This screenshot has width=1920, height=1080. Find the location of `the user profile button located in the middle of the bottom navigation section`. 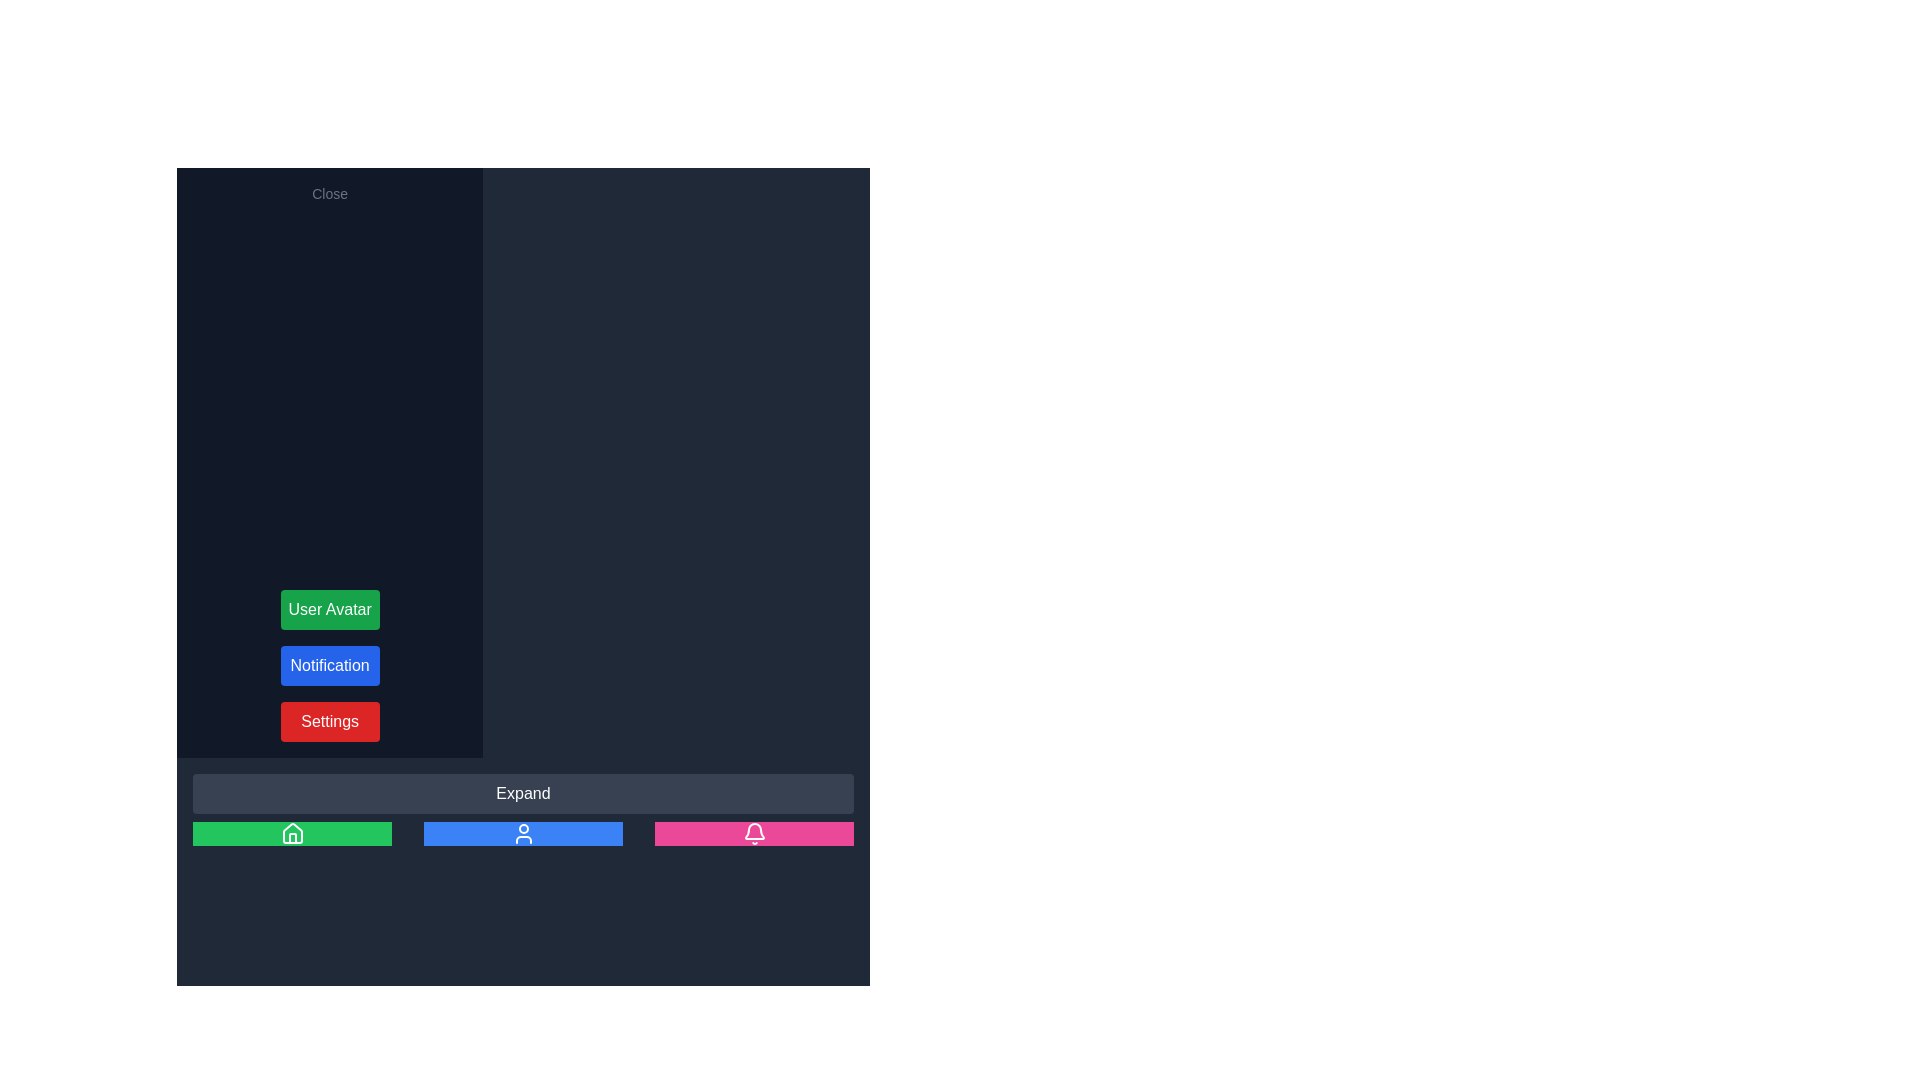

the user profile button located in the middle of the bottom navigation section is located at coordinates (523, 833).